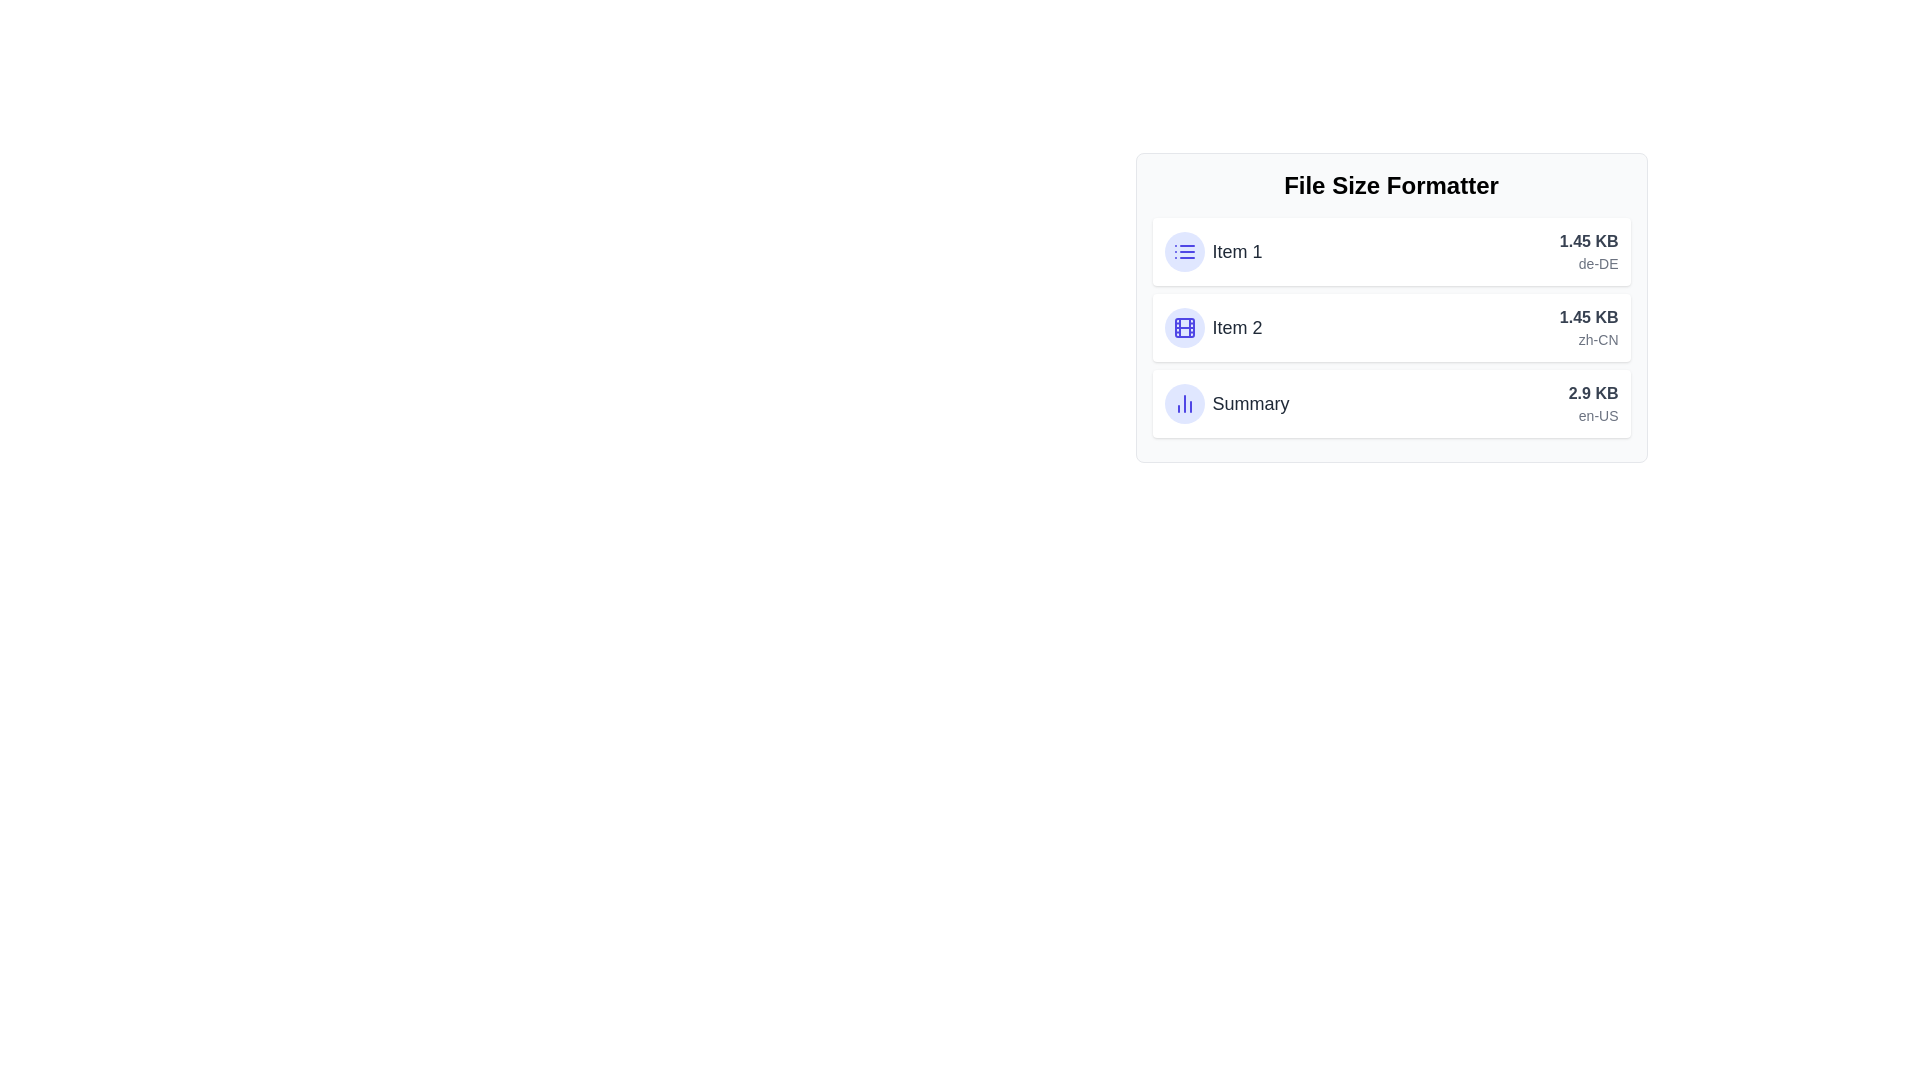 Image resolution: width=1920 pixels, height=1080 pixels. What do you see at coordinates (1226, 404) in the screenshot?
I see `the 'Summary' label, which is the first item in a horizontally-aligned row and features a bar chart icon on the left and bold text on the right` at bounding box center [1226, 404].